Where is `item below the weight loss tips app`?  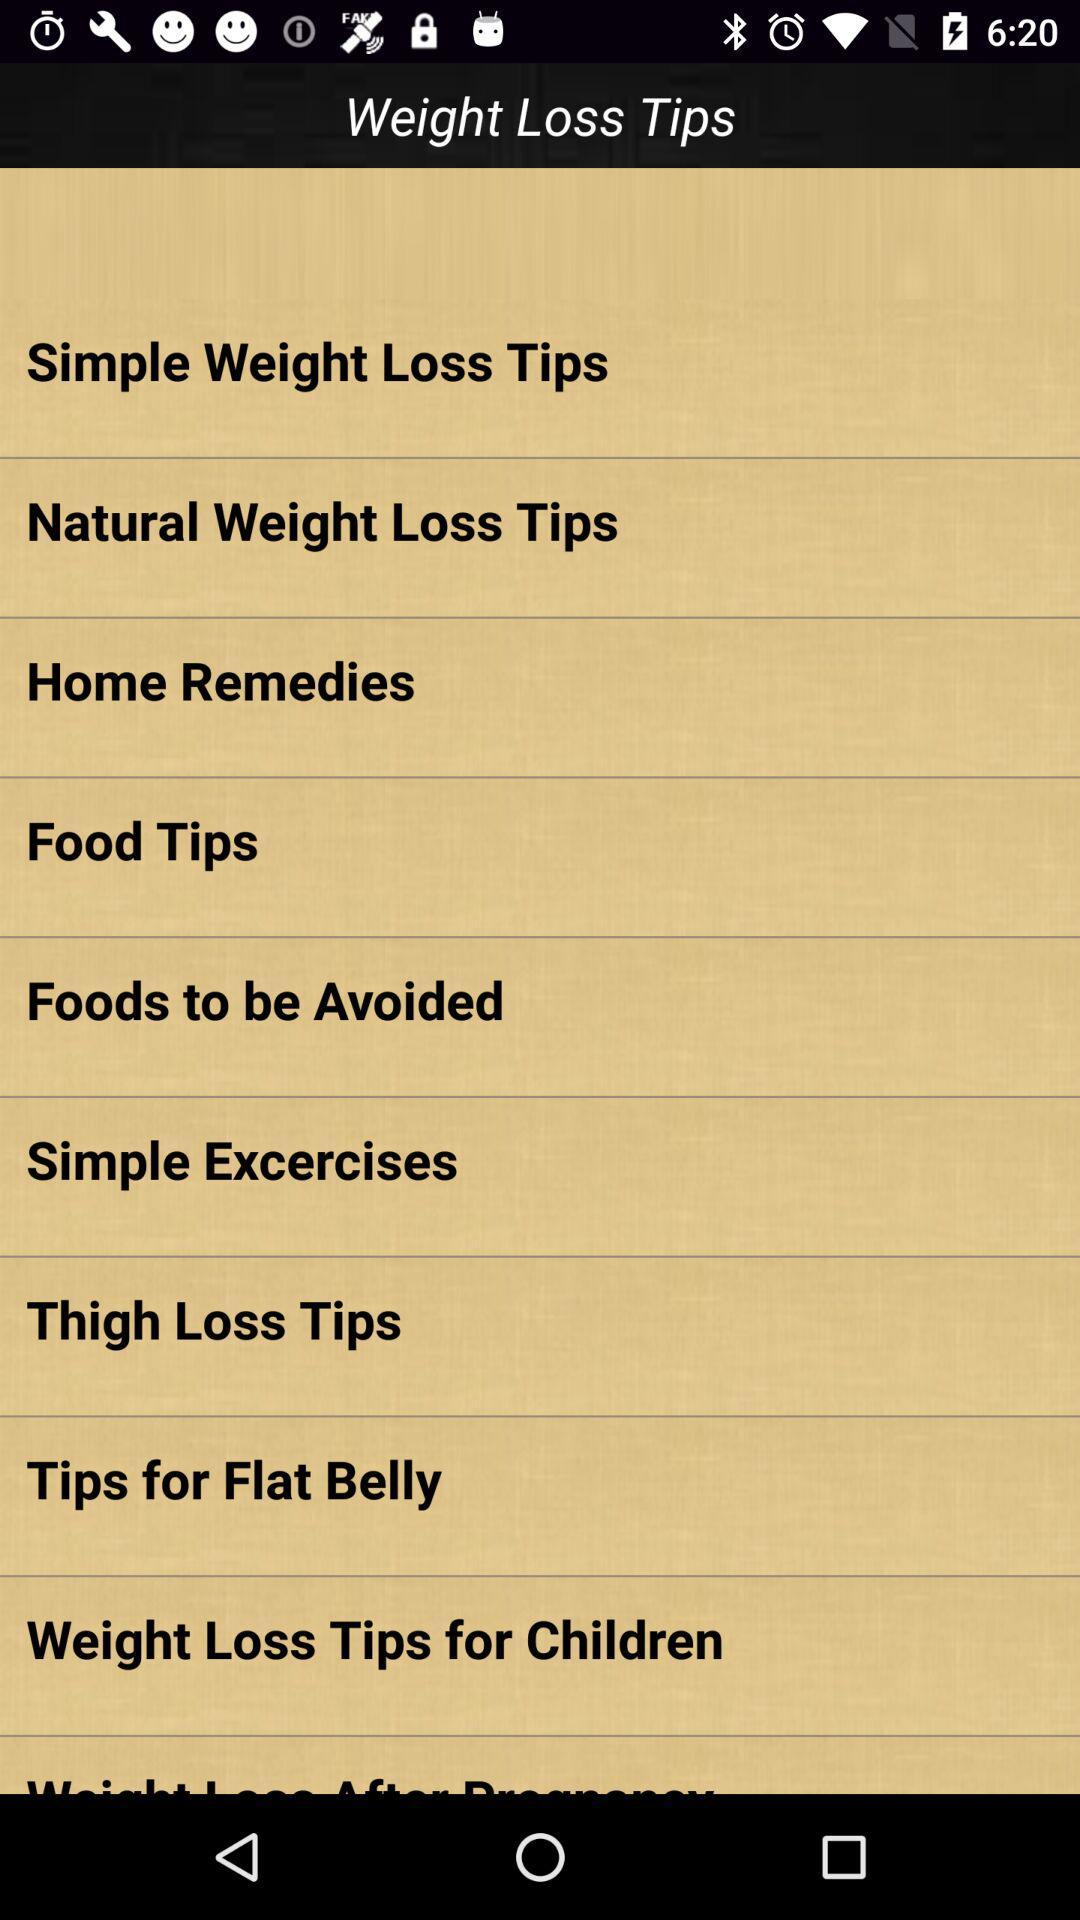
item below the weight loss tips app is located at coordinates (540, 233).